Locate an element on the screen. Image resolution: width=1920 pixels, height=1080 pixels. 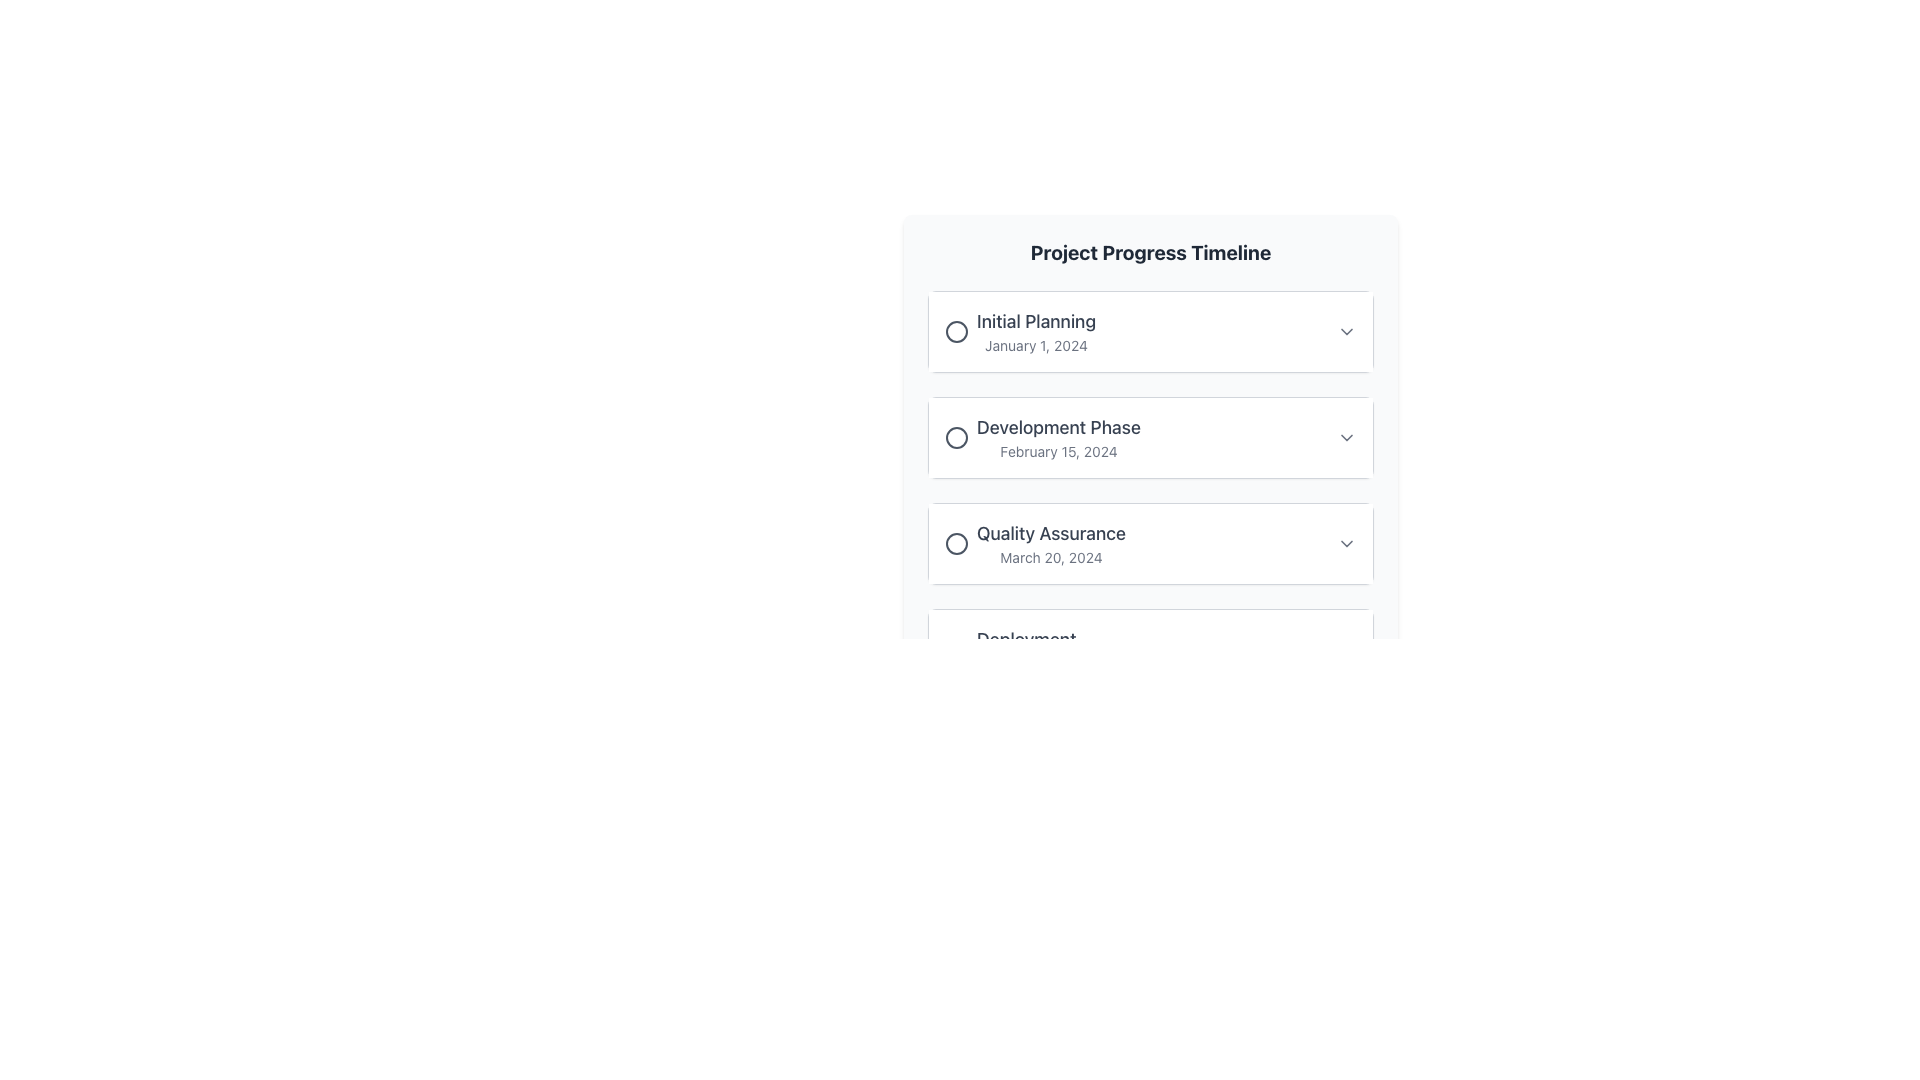
the circle of the 'Initial Planning' milestone in the Project Progress Timeline is located at coordinates (1019, 330).